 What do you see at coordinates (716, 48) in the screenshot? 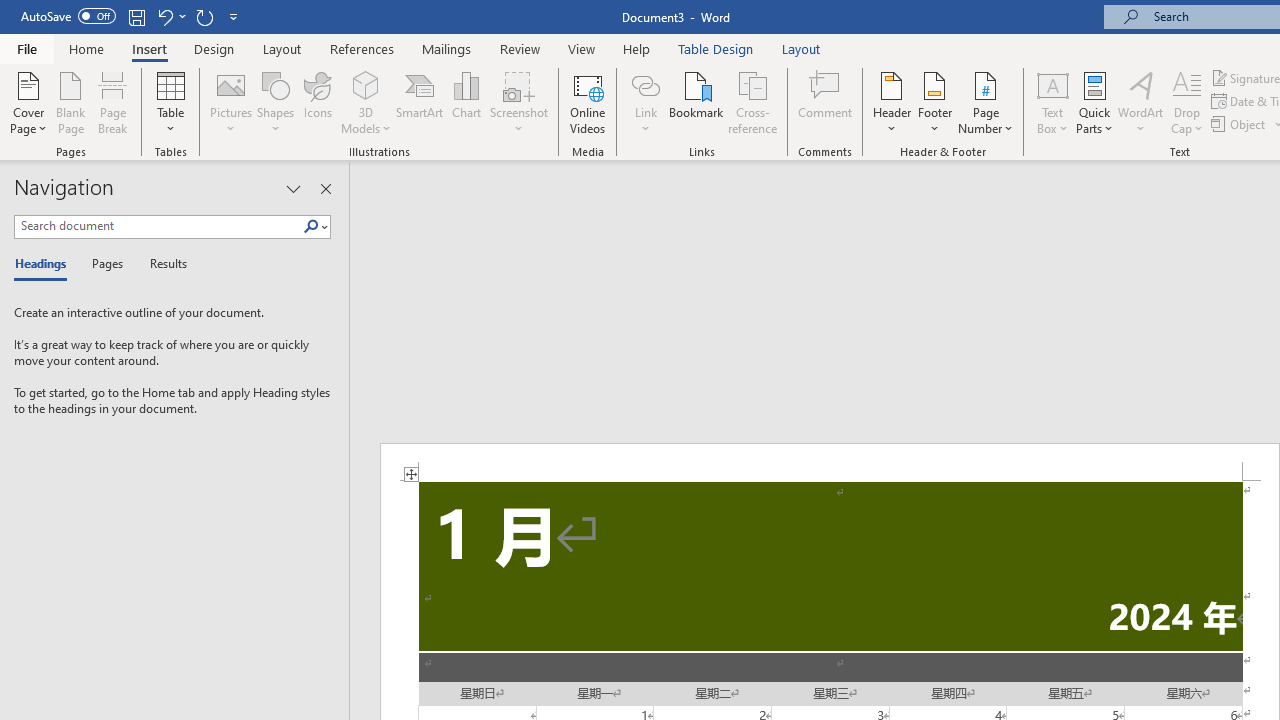
I see `'Table Design'` at bounding box center [716, 48].